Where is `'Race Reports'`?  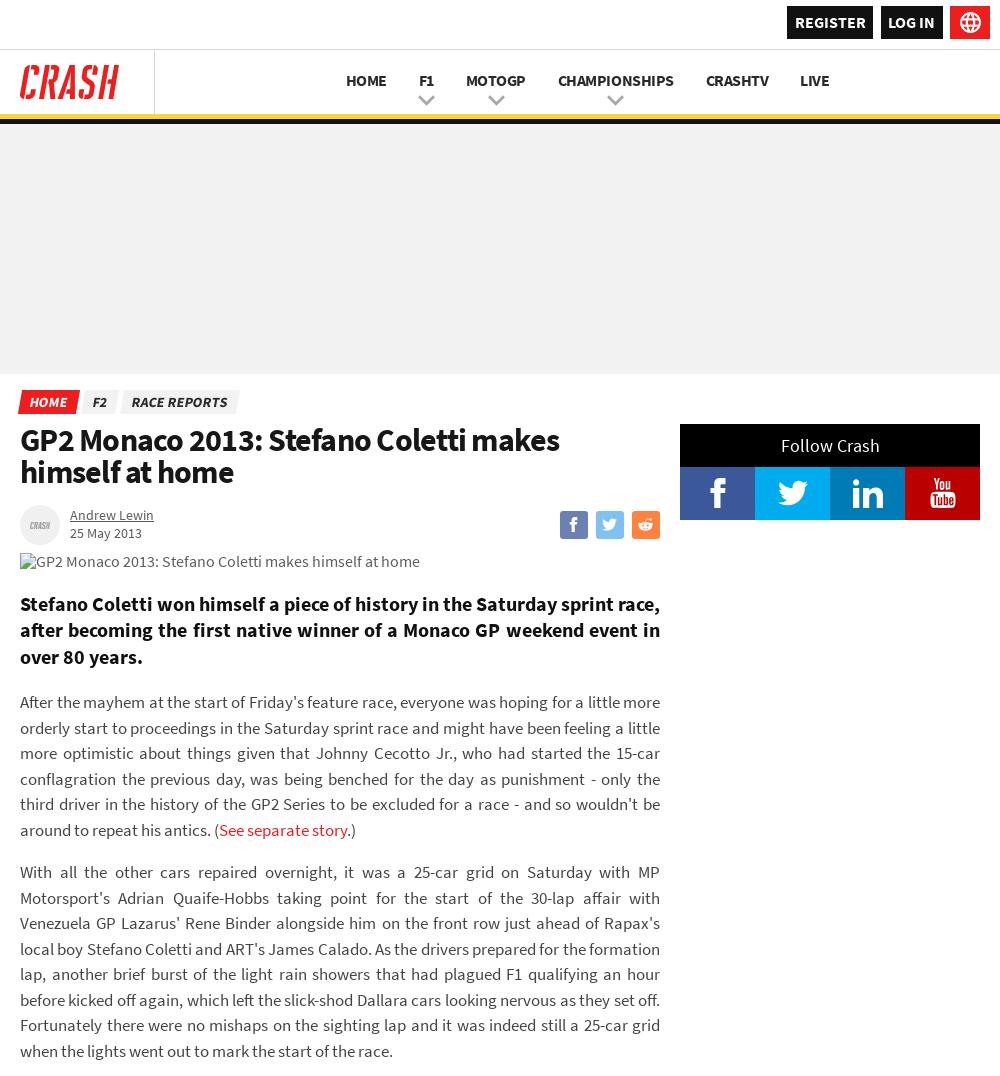
'Race Reports' is located at coordinates (179, 400).